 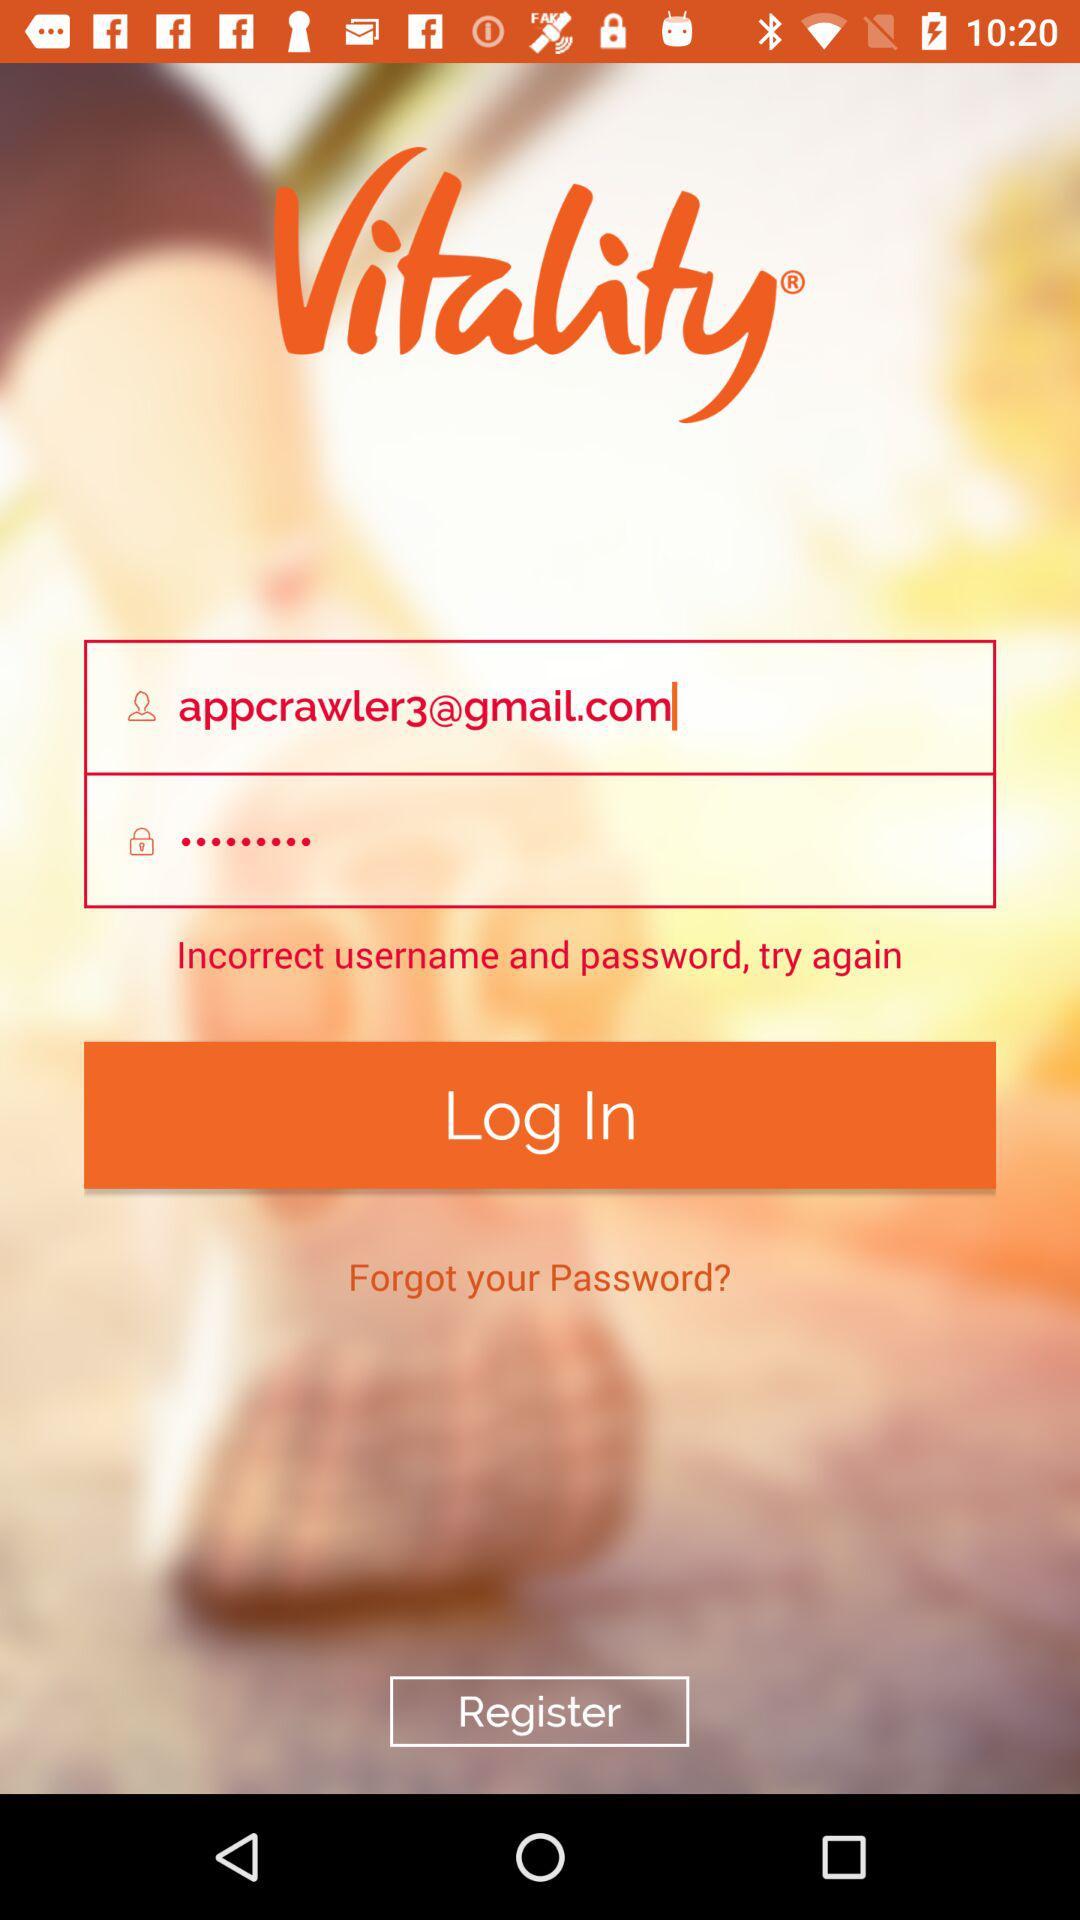 What do you see at coordinates (540, 841) in the screenshot?
I see `the item above incorrect username and icon` at bounding box center [540, 841].